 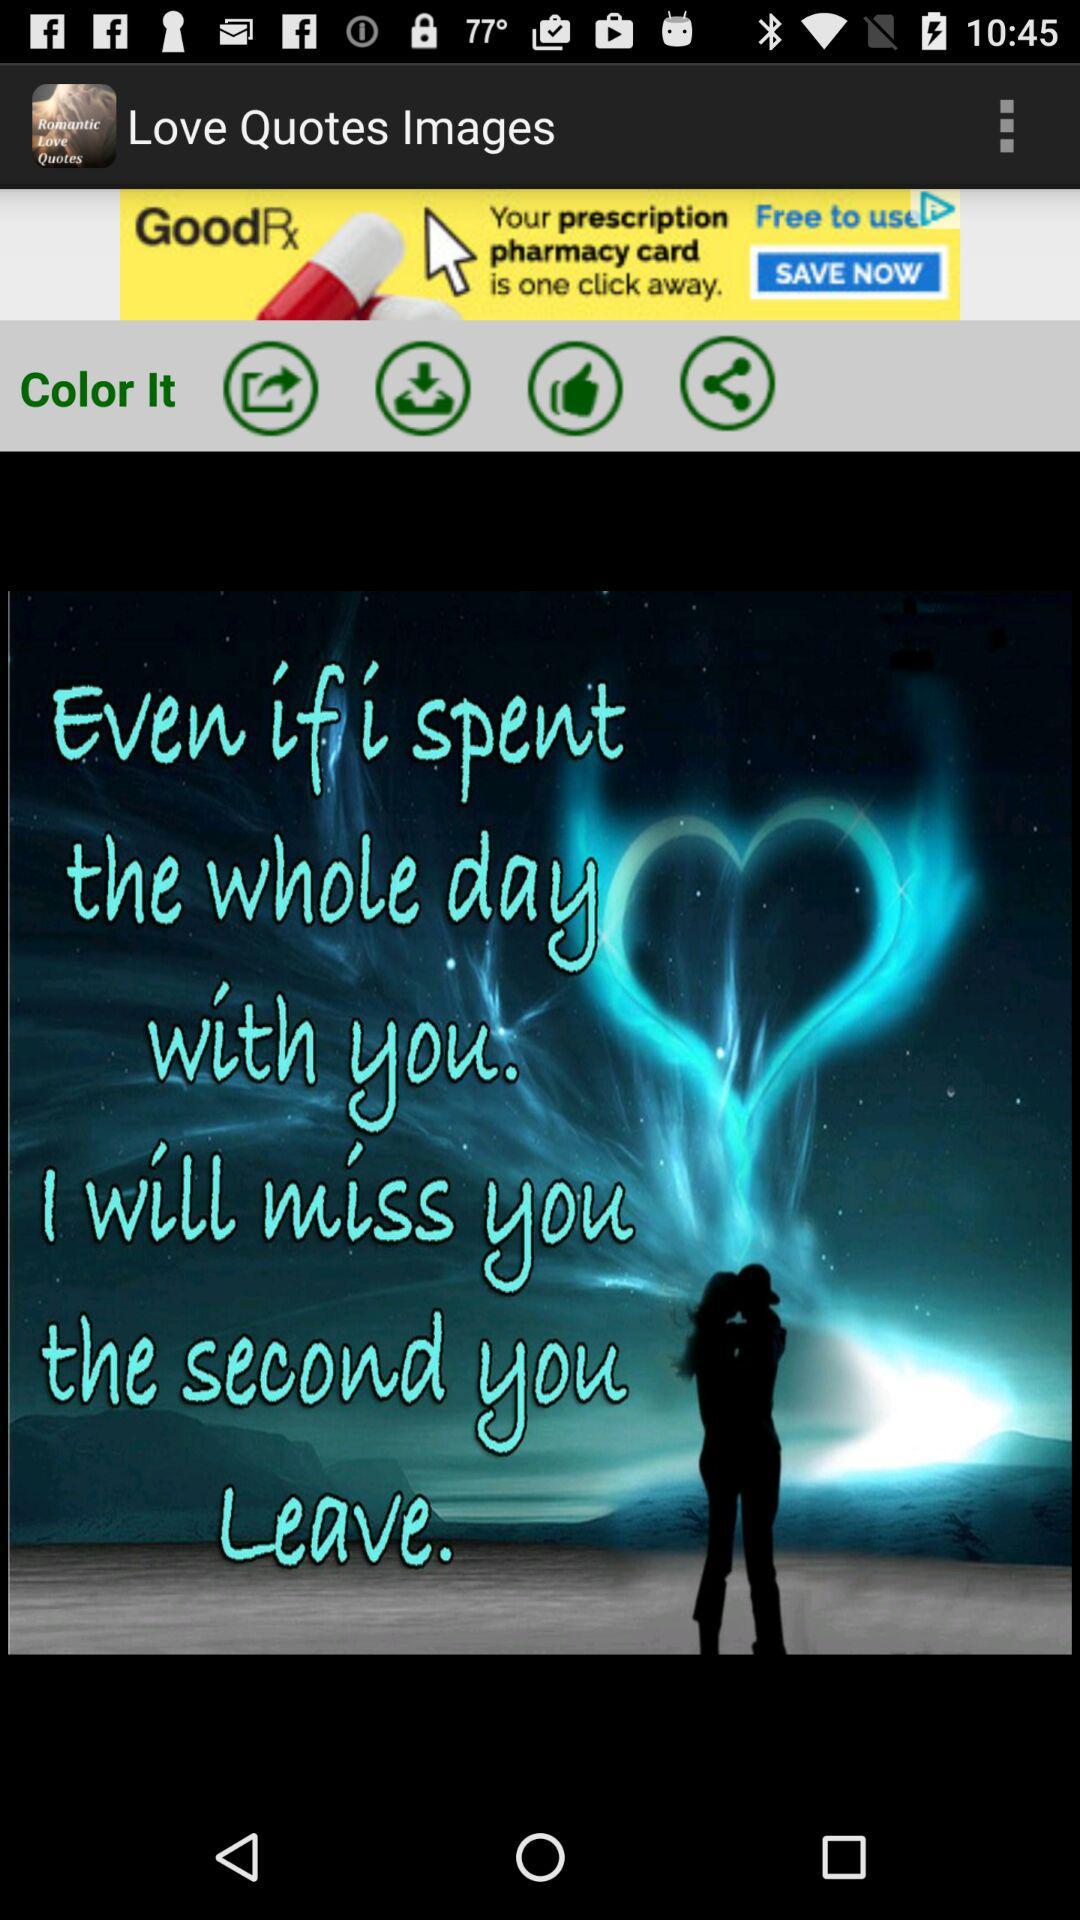 What do you see at coordinates (575, 388) in the screenshot?
I see `like button` at bounding box center [575, 388].